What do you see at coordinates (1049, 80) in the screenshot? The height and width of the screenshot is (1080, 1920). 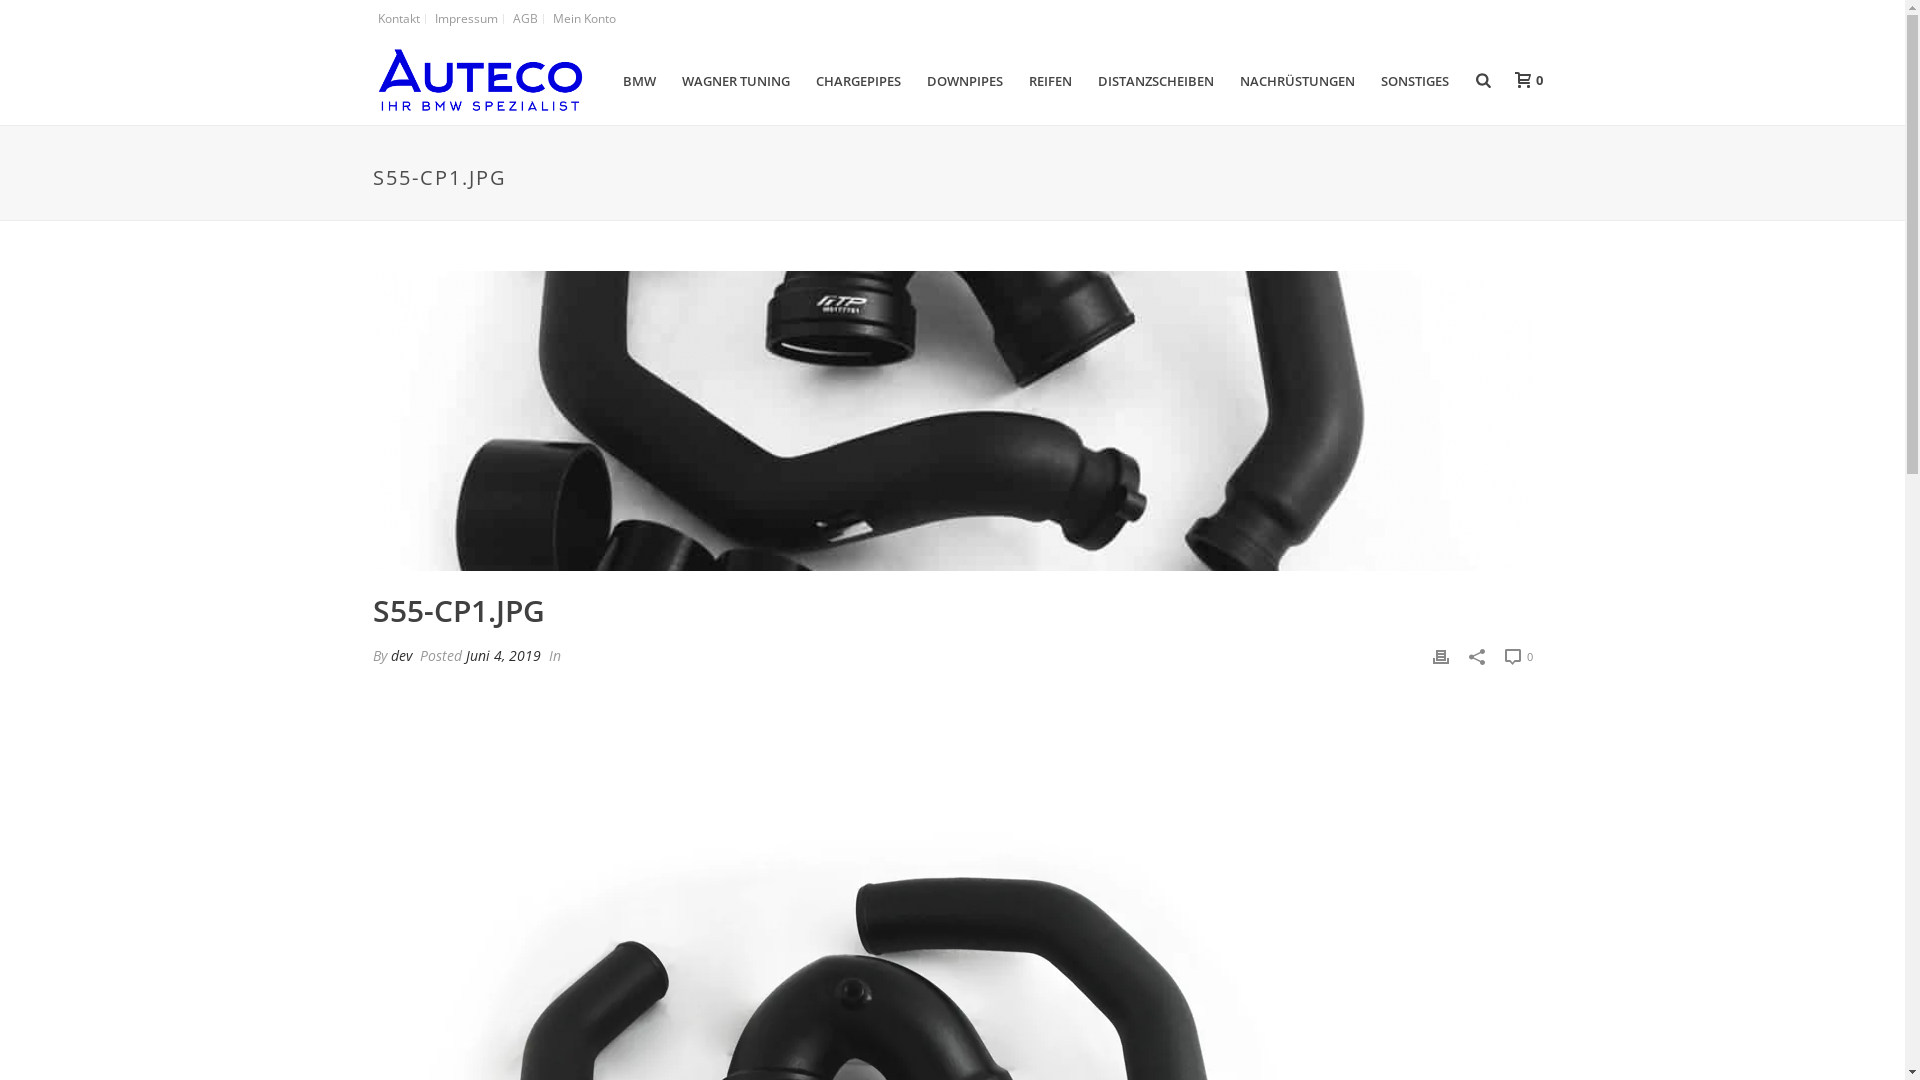 I see `'REIFEN'` at bounding box center [1049, 80].